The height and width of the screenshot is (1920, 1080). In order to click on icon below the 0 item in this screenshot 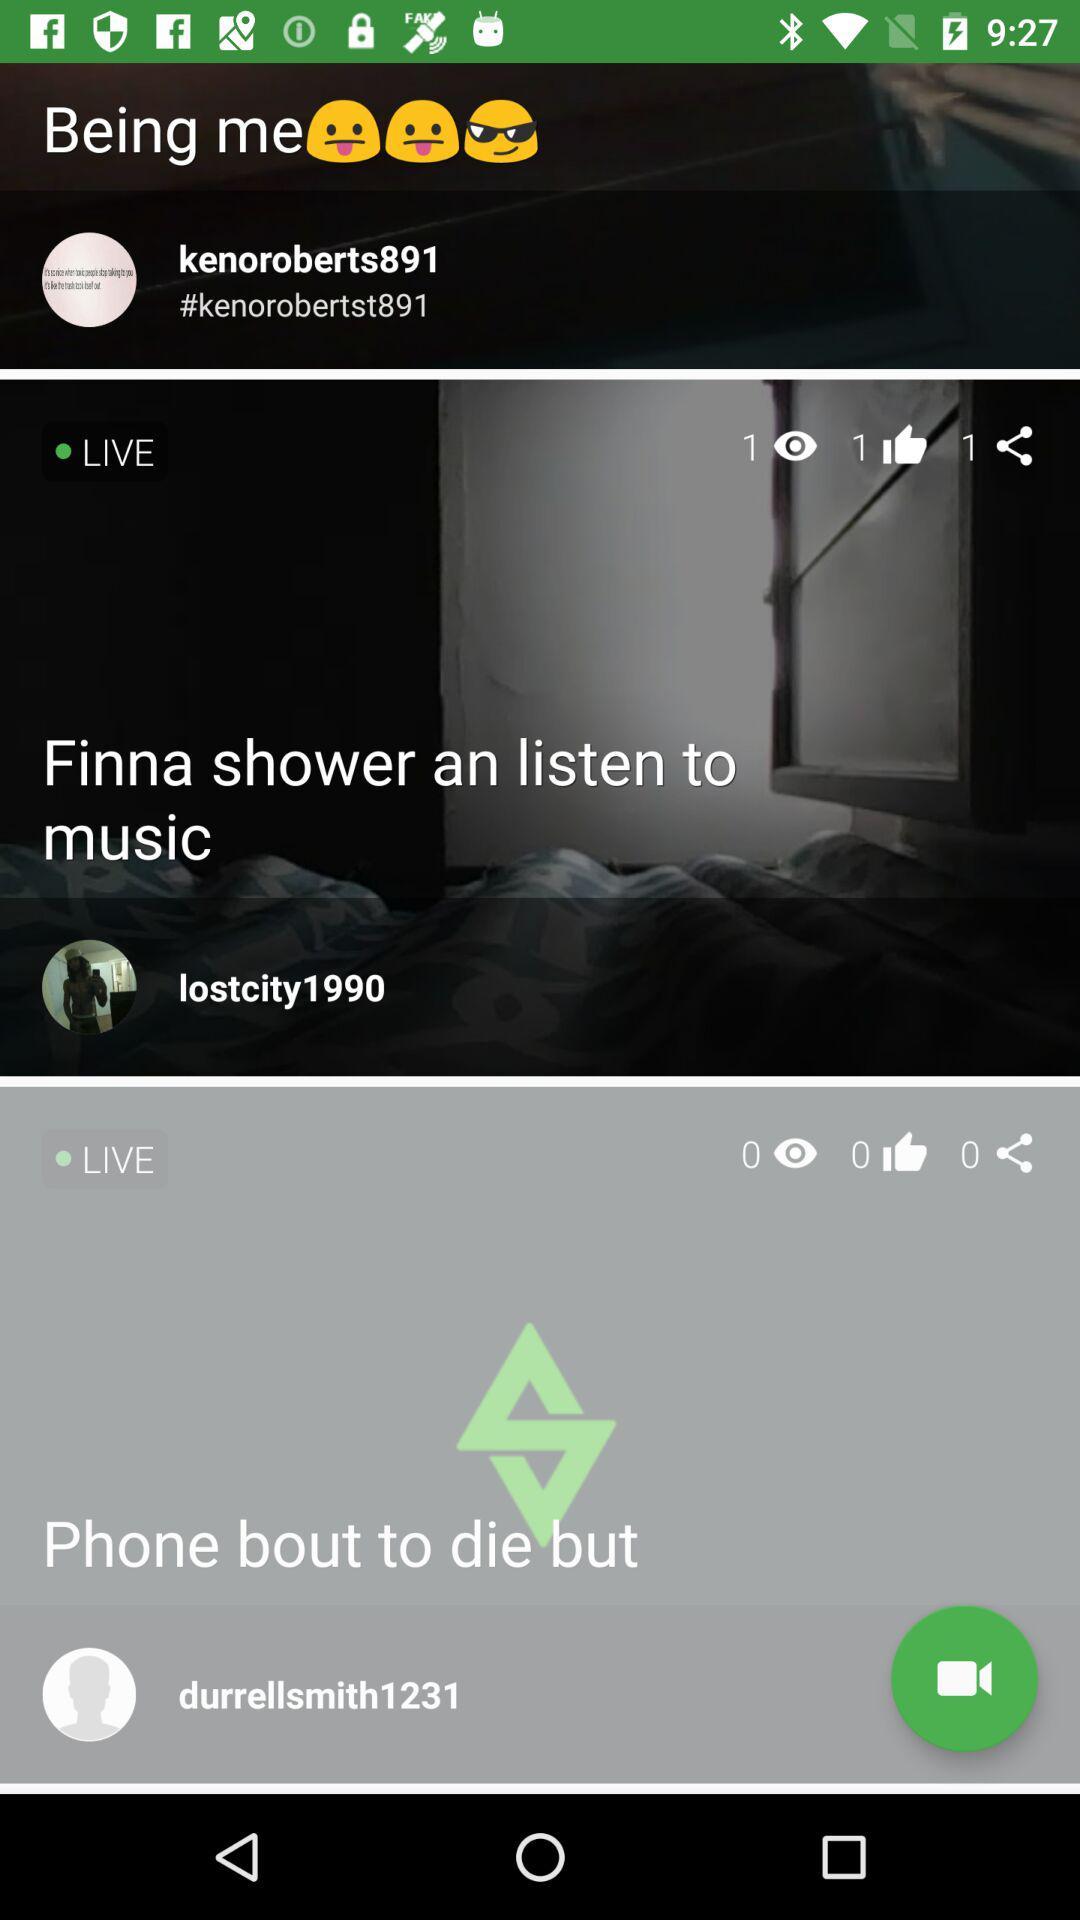, I will do `click(963, 1678)`.